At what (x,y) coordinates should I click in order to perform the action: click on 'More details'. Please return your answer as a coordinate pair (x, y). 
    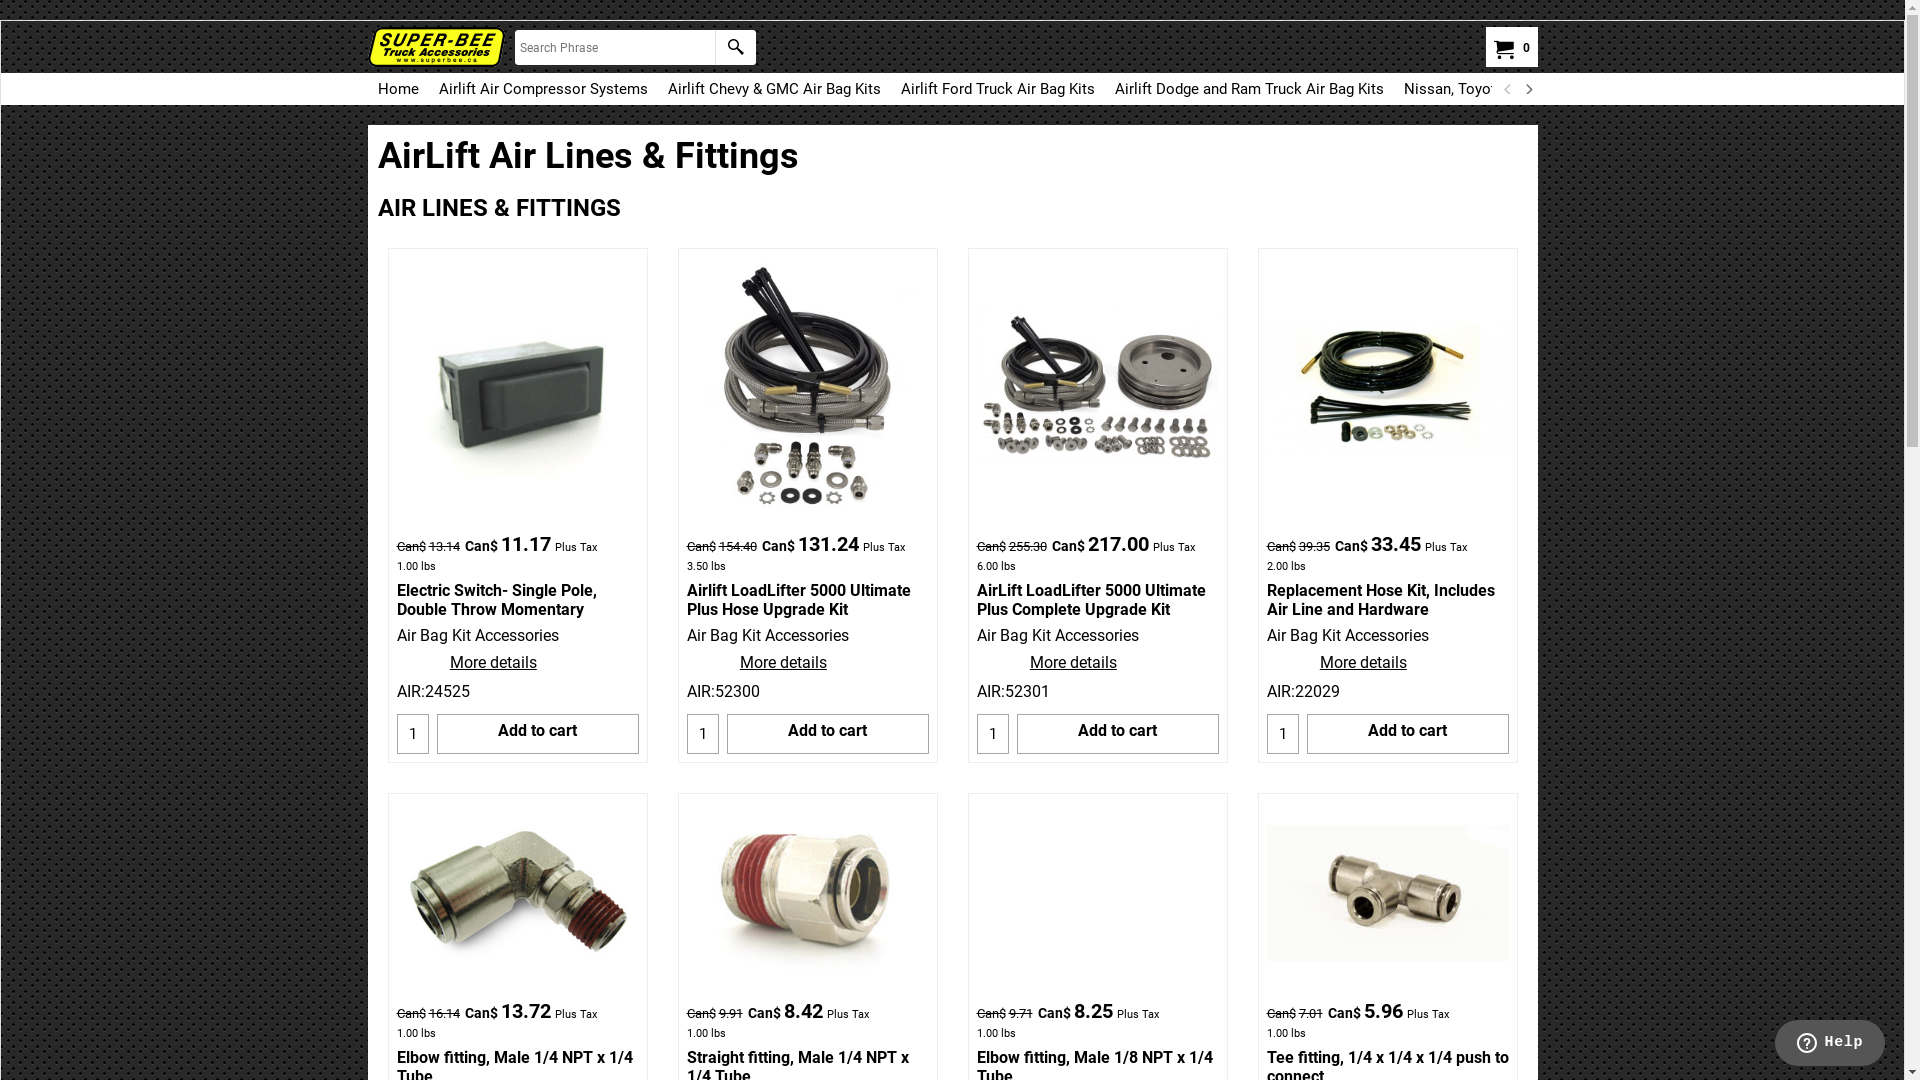
    Looking at the image, I should click on (781, 661).